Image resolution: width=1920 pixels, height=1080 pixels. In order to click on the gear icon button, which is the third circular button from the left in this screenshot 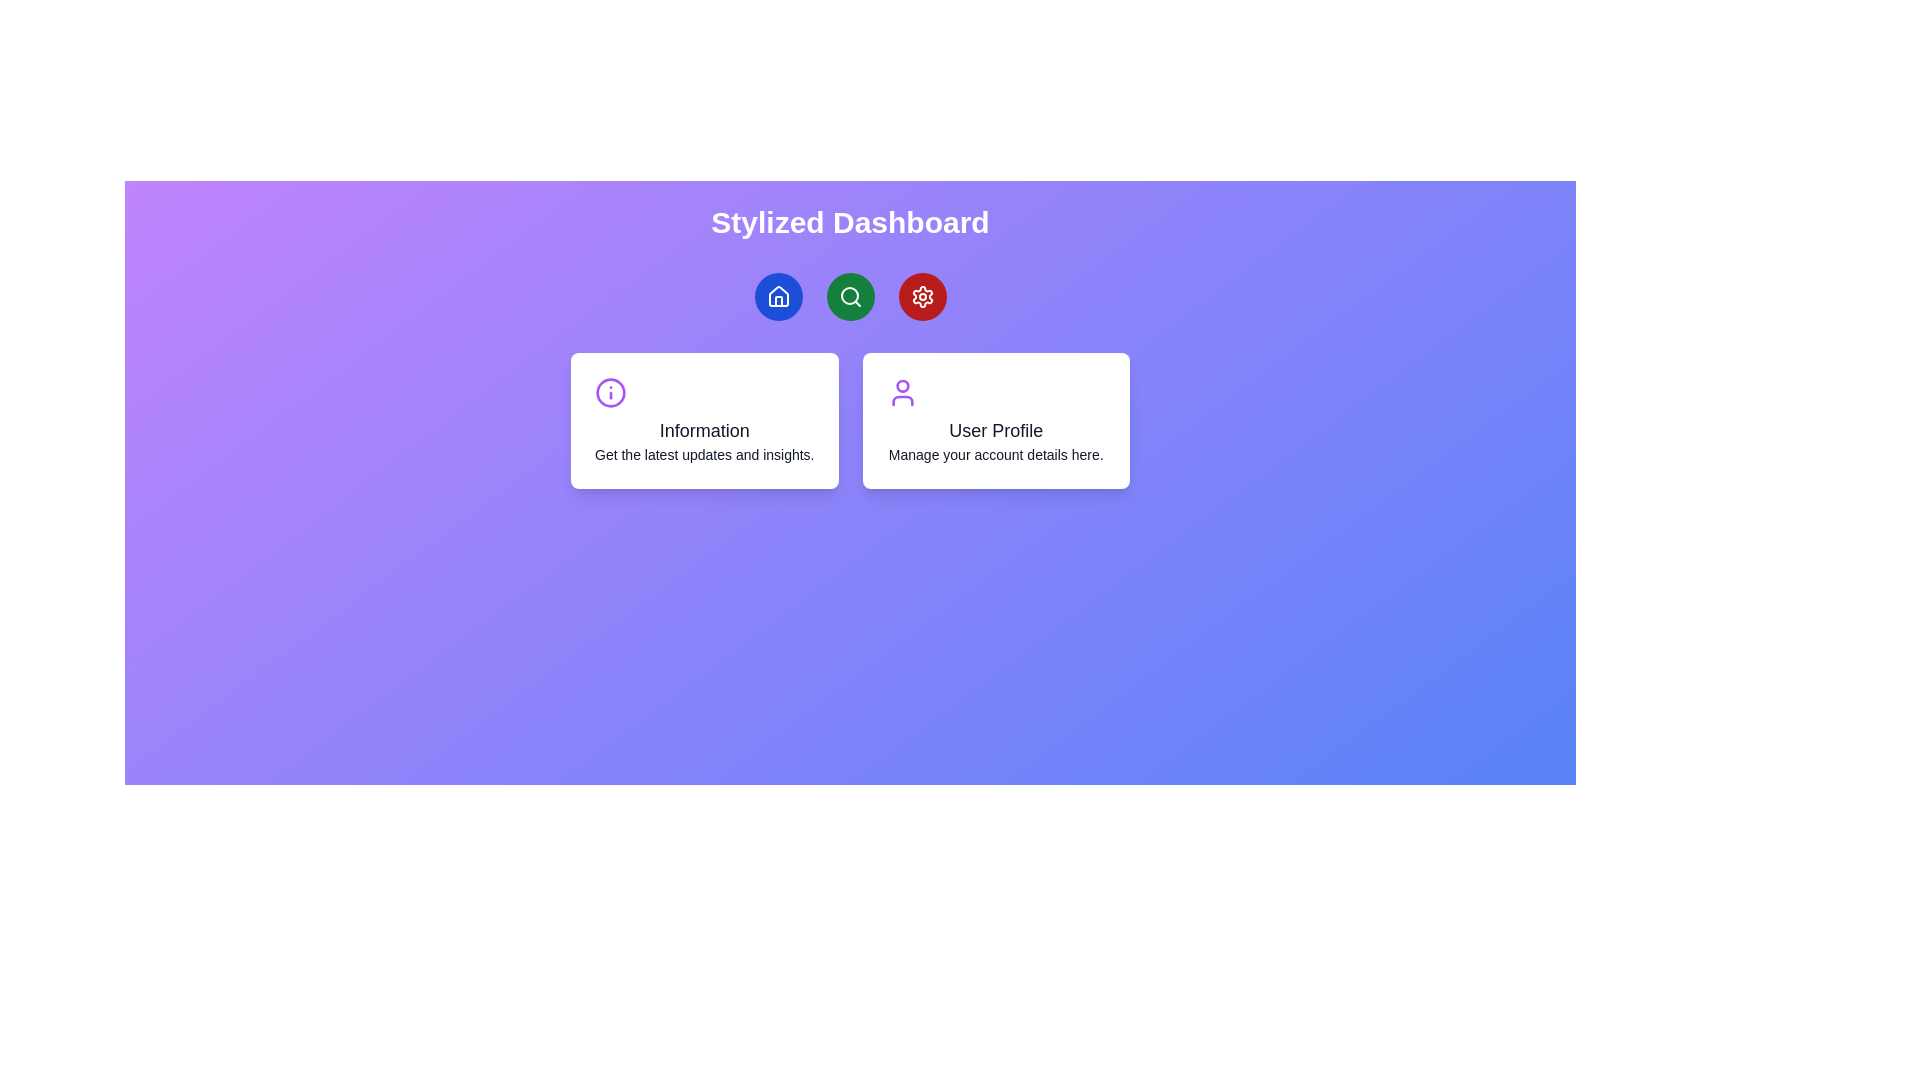, I will do `click(921, 297)`.